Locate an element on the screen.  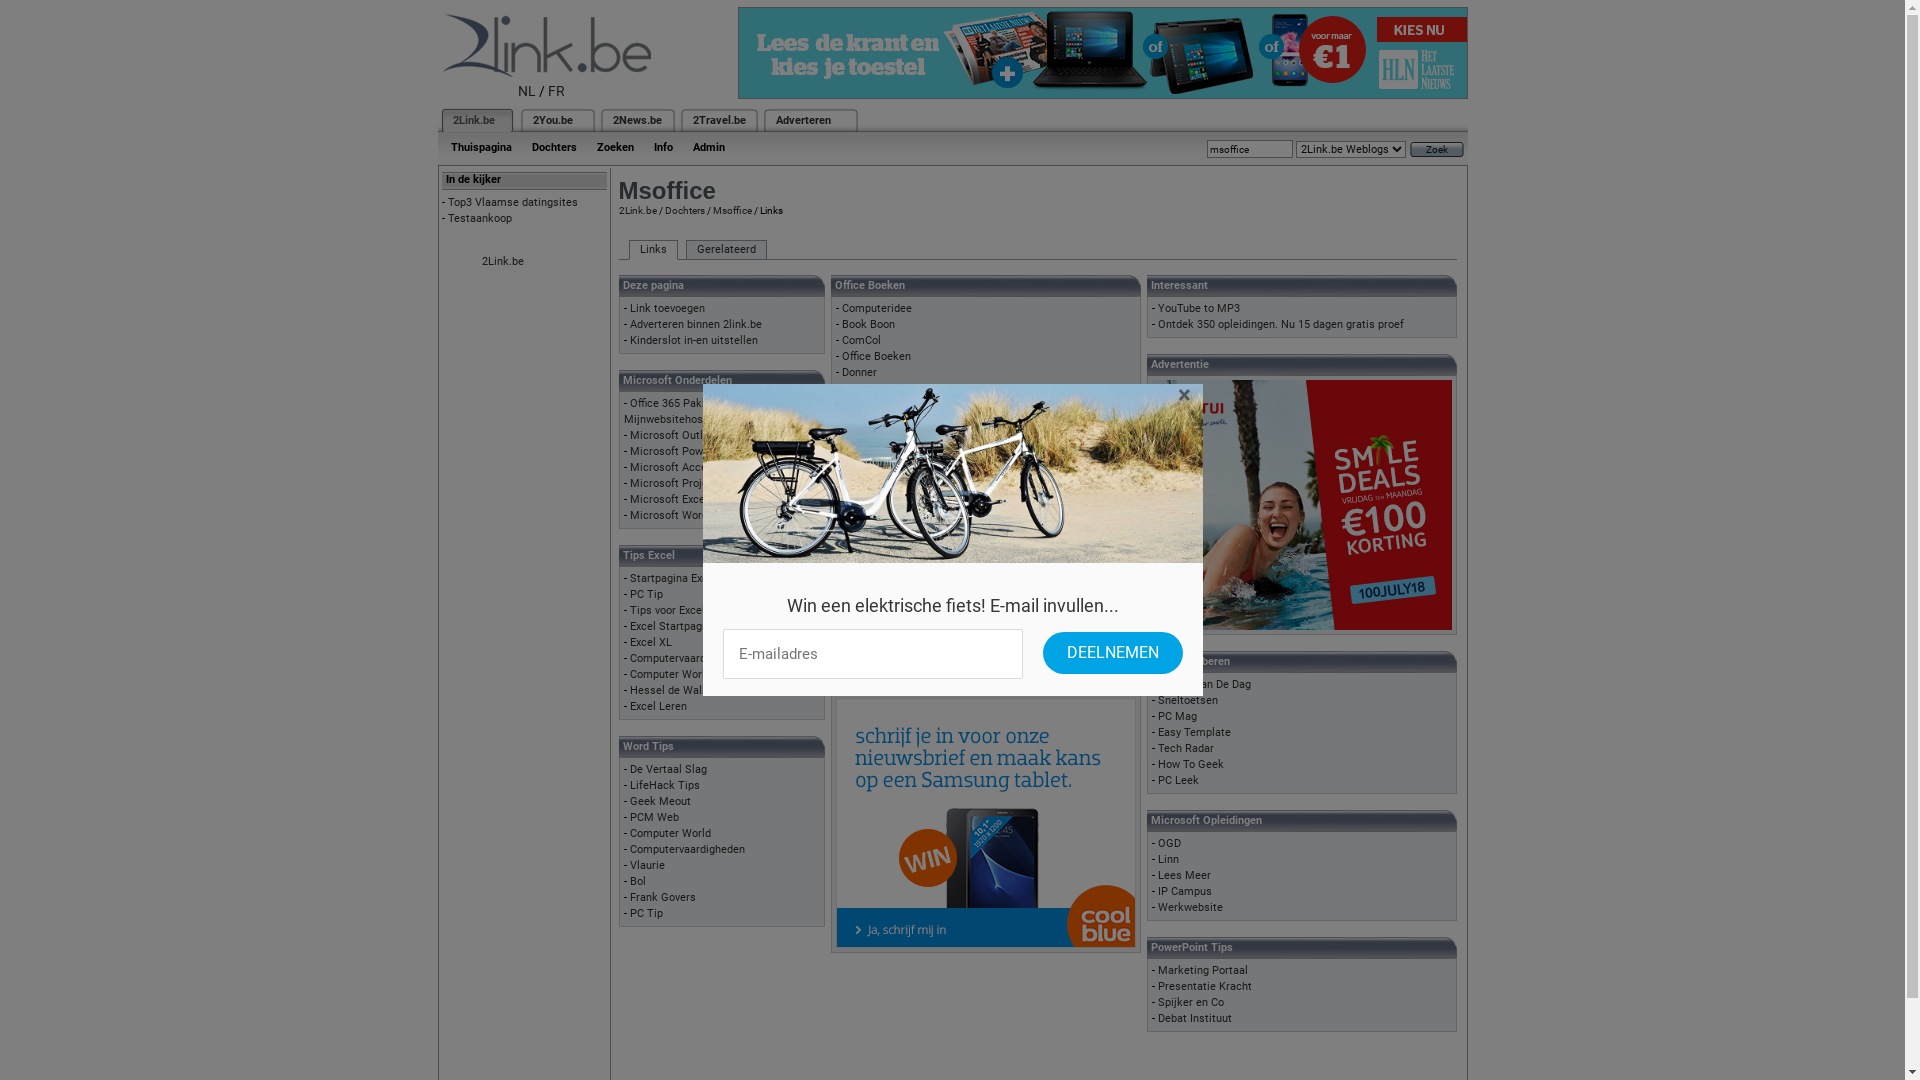
'IP Campus' is located at coordinates (1185, 890).